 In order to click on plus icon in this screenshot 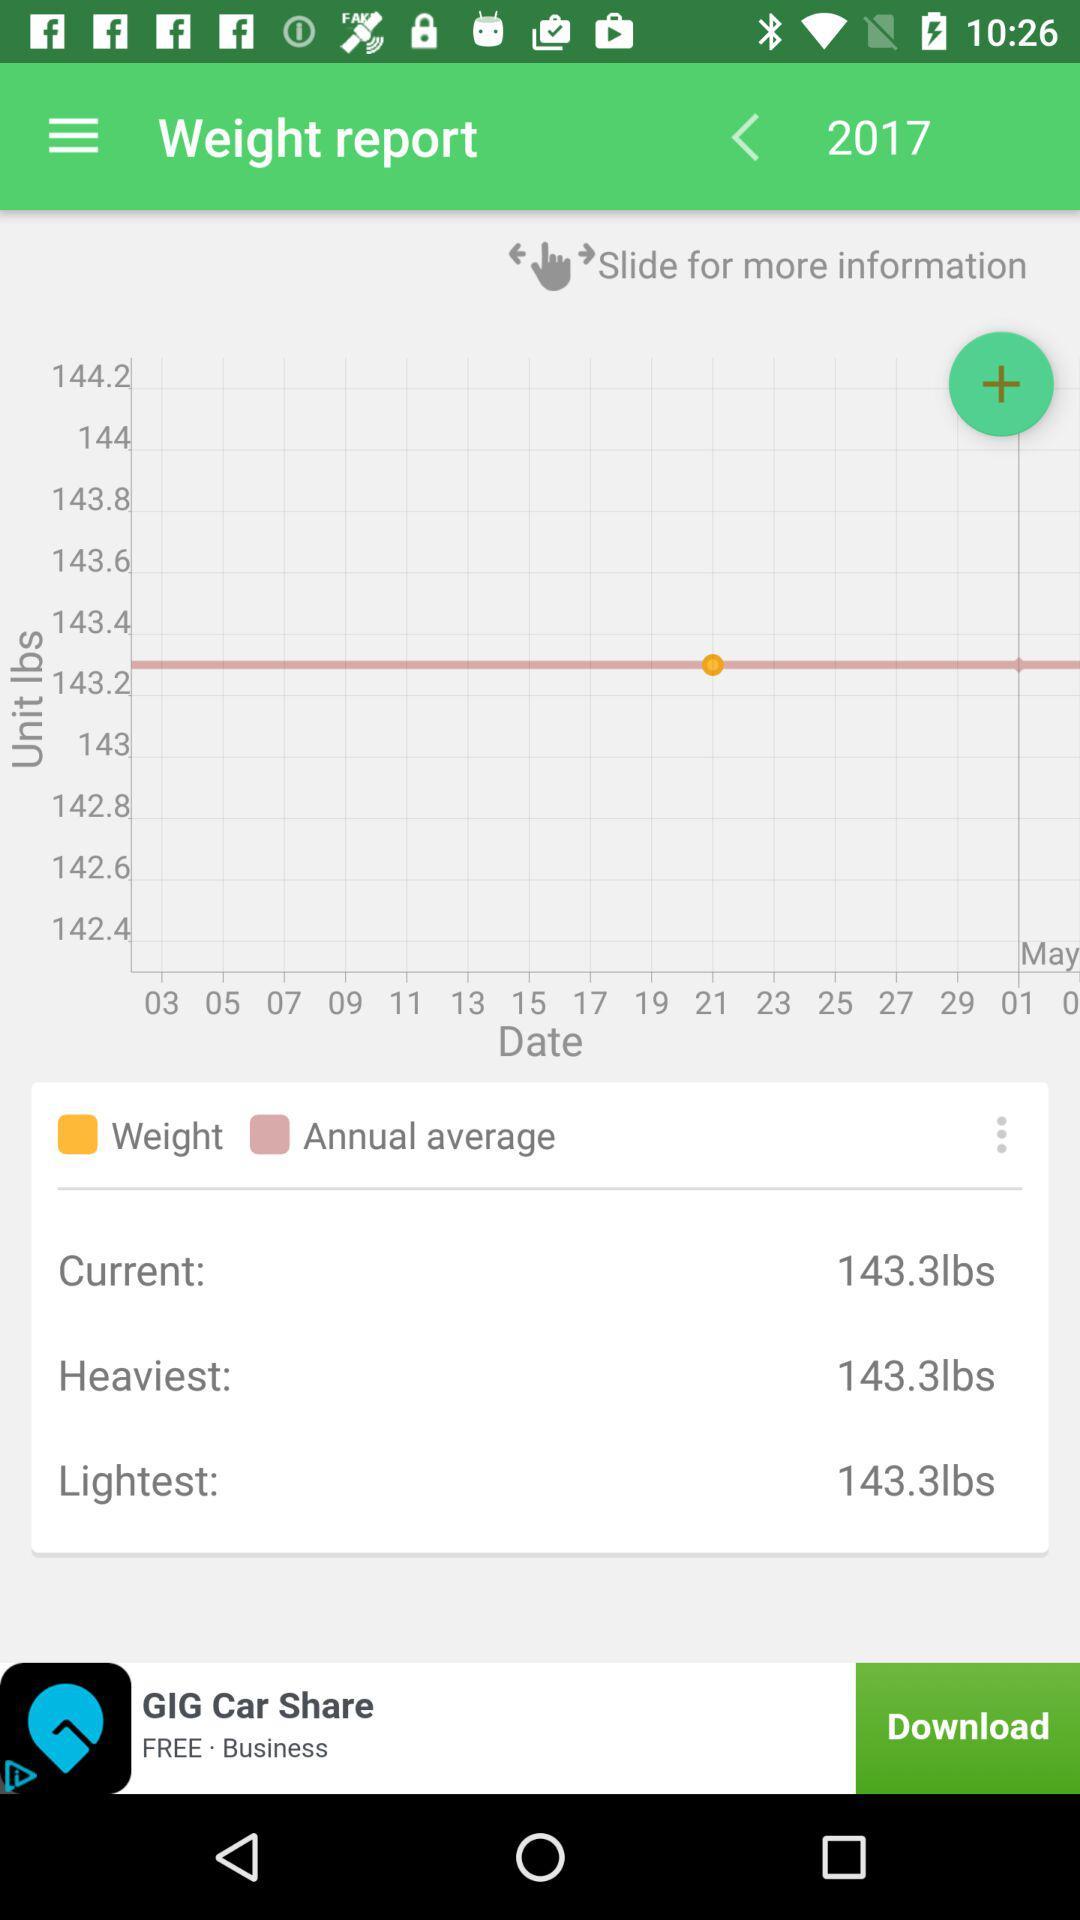, I will do `click(1001, 384)`.